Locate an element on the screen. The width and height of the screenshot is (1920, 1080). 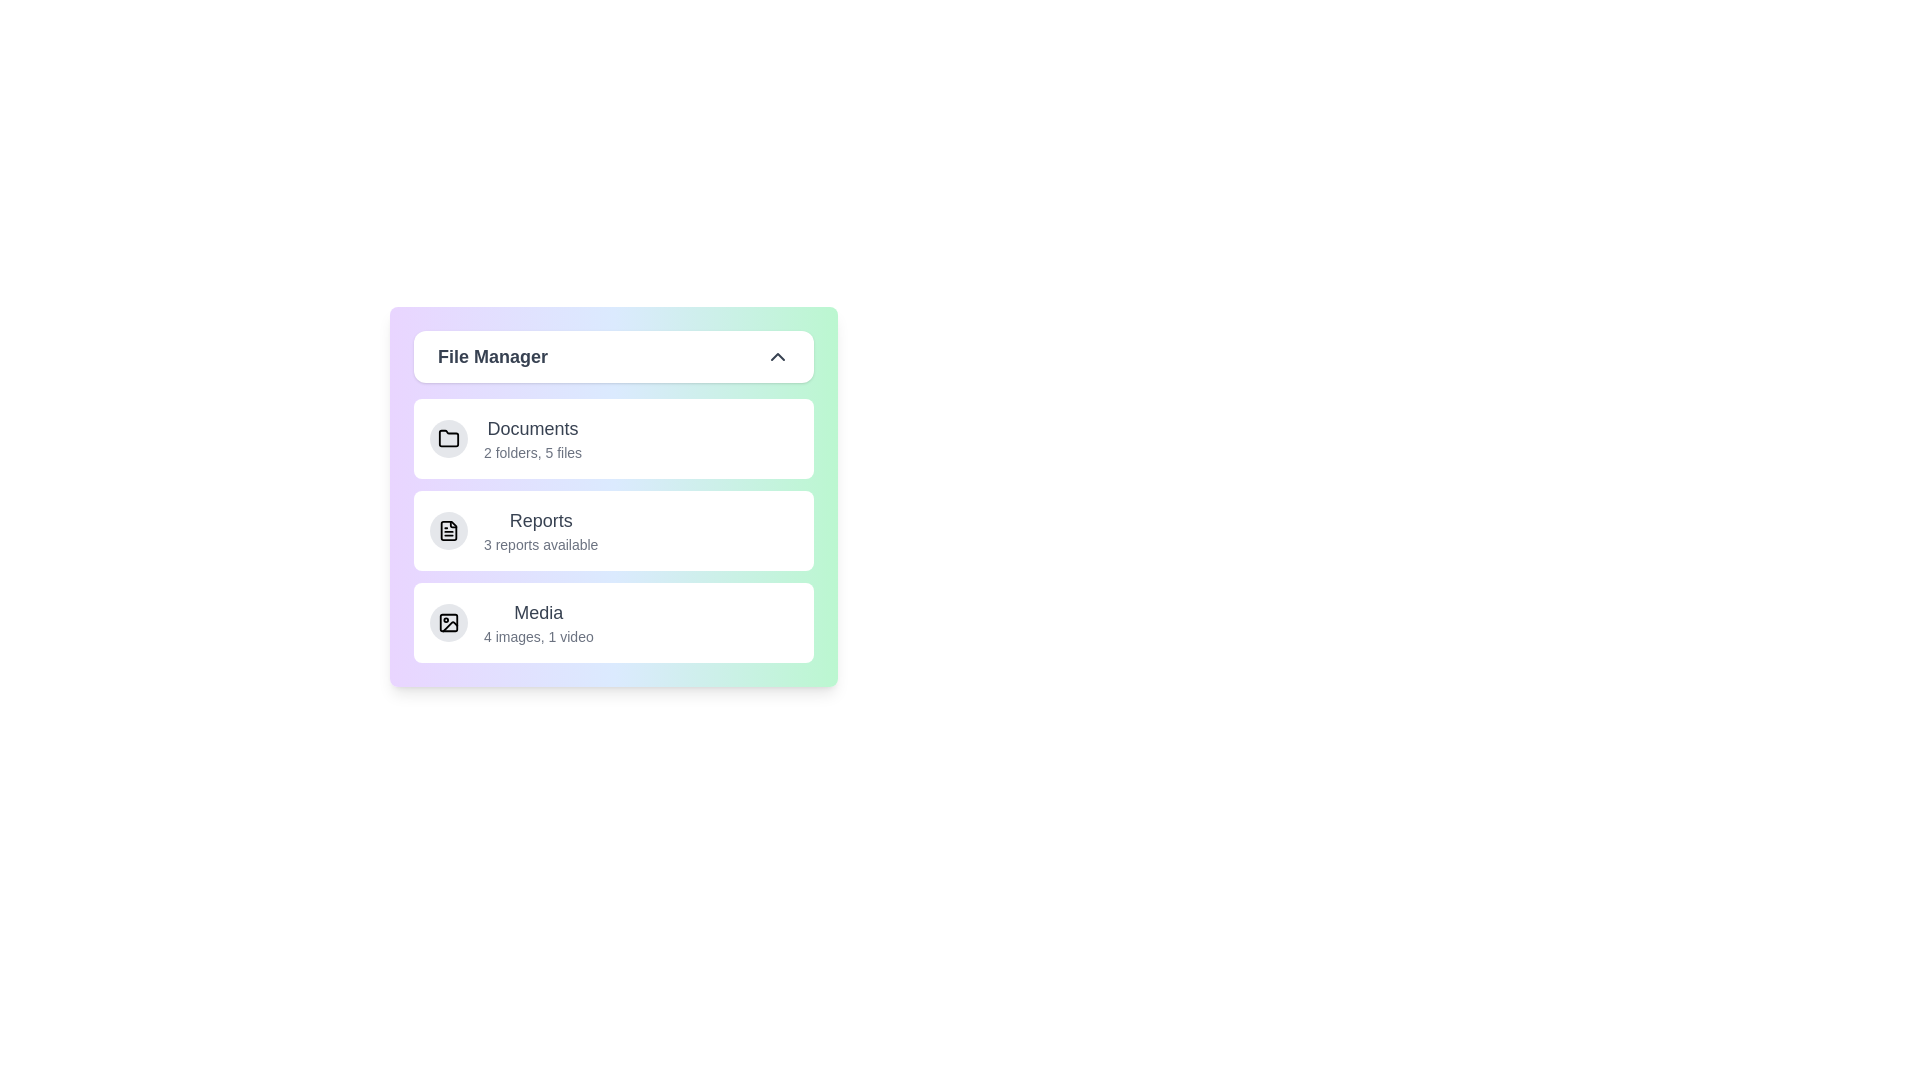
the icon for Reports to inspect it is located at coordinates (448, 530).